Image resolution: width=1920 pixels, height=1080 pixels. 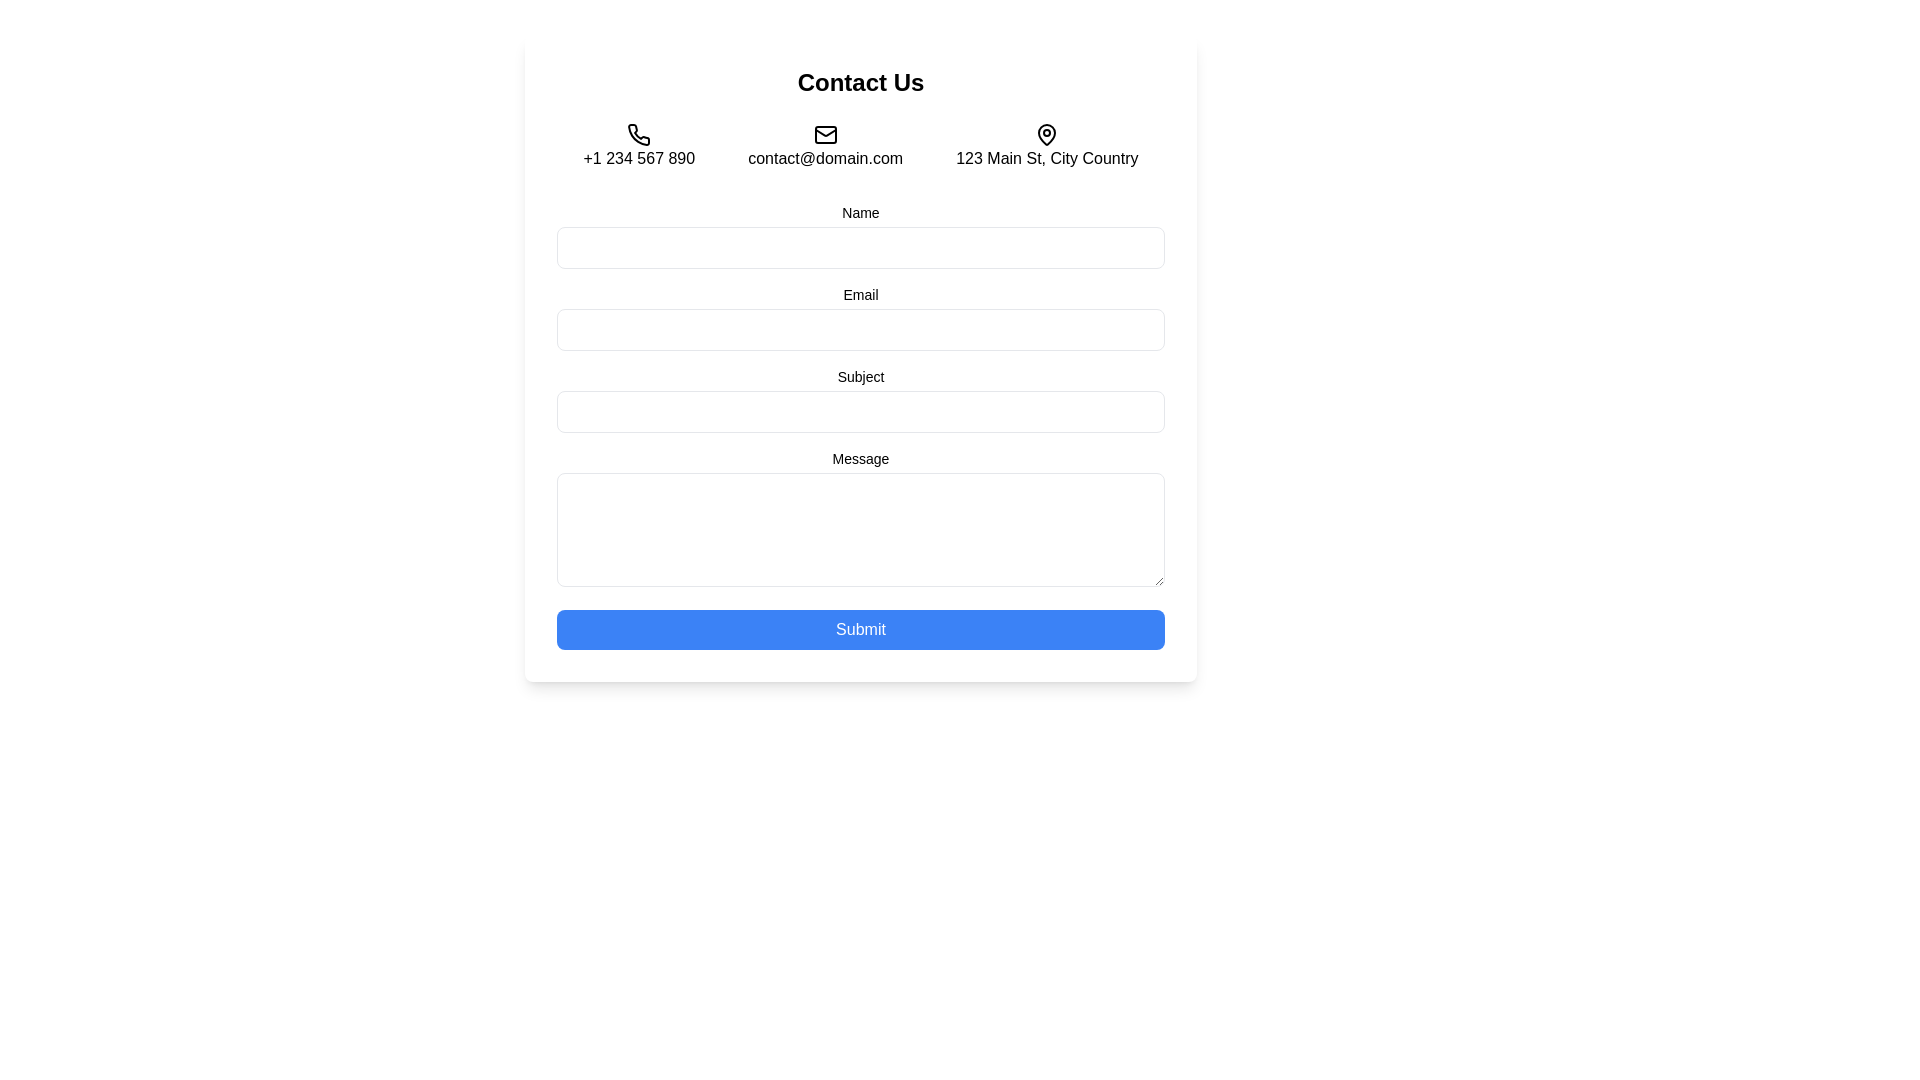 I want to click on the 'Email' label which is positioned above the input field in the form section, located slightly below the 'Contact Us' header, so click(x=860, y=294).